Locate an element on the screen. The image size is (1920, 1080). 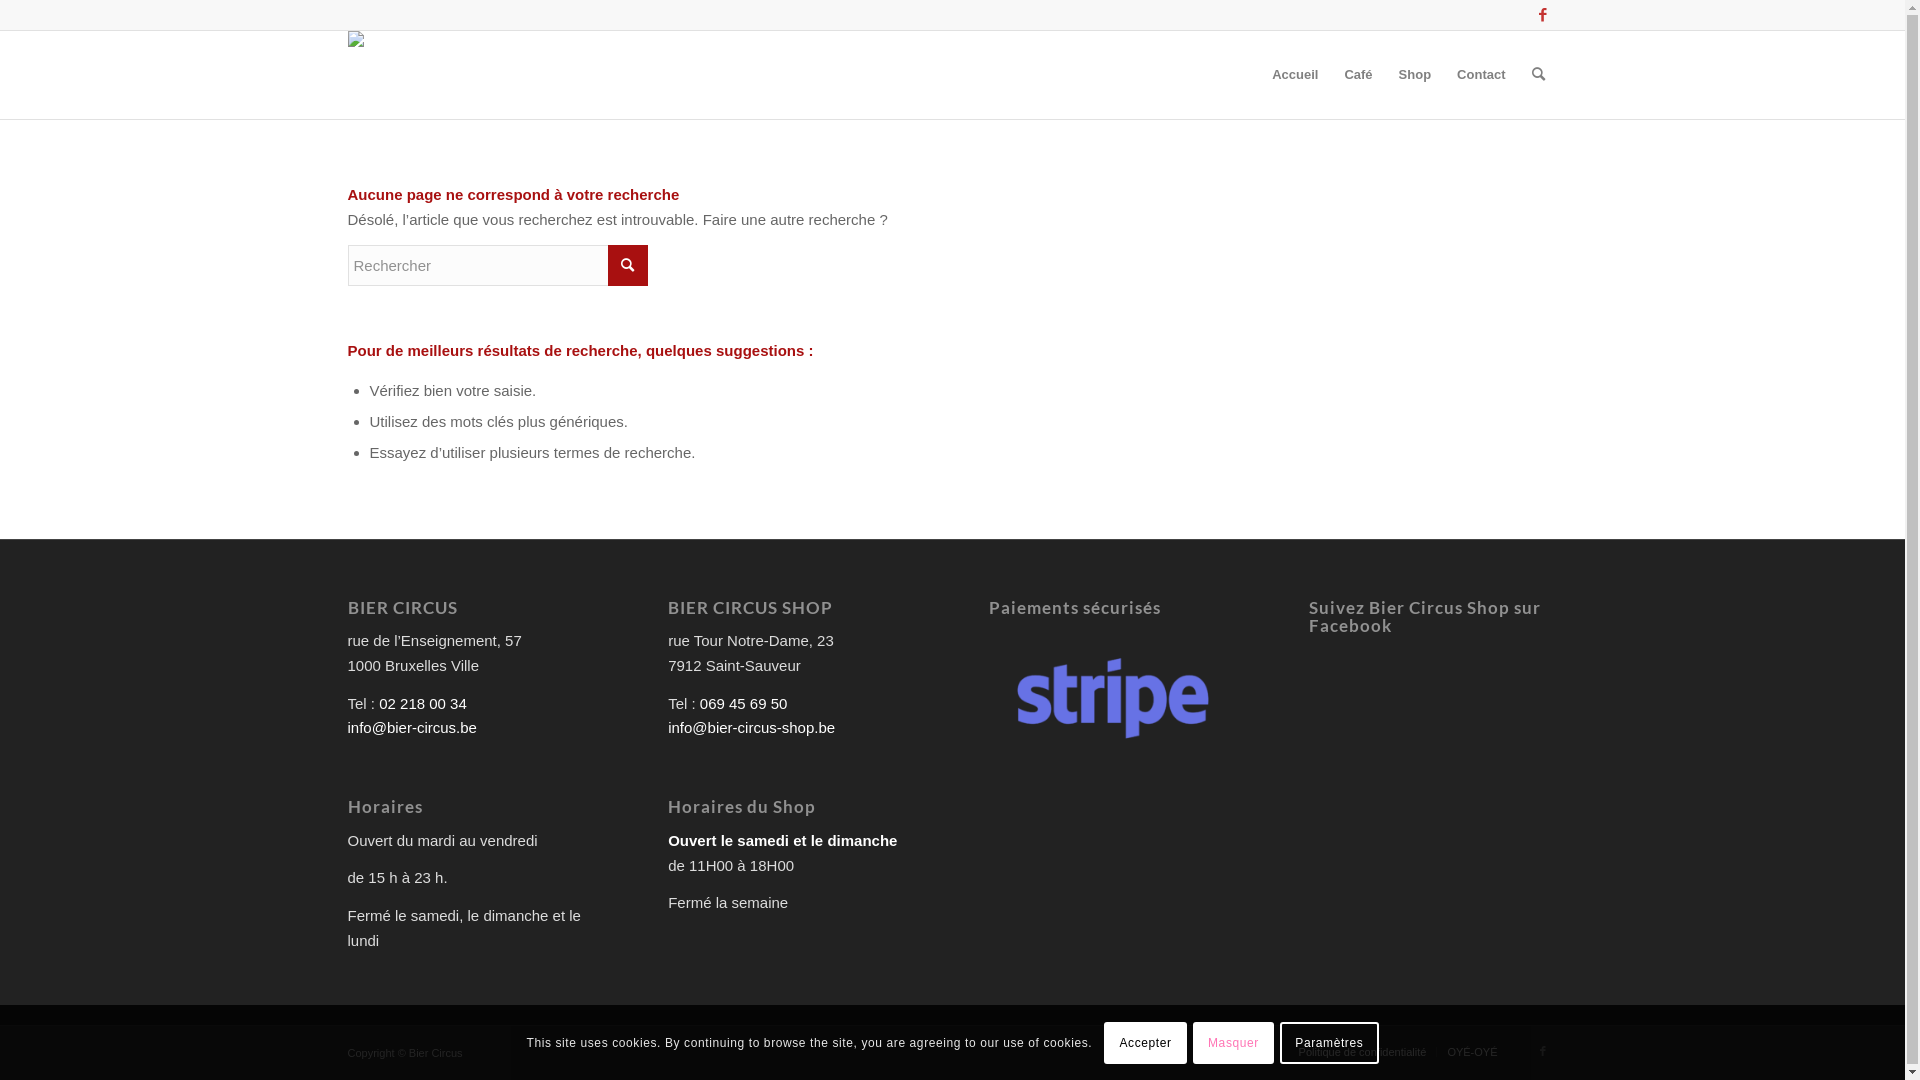
'Facebook' is located at coordinates (1541, 1049).